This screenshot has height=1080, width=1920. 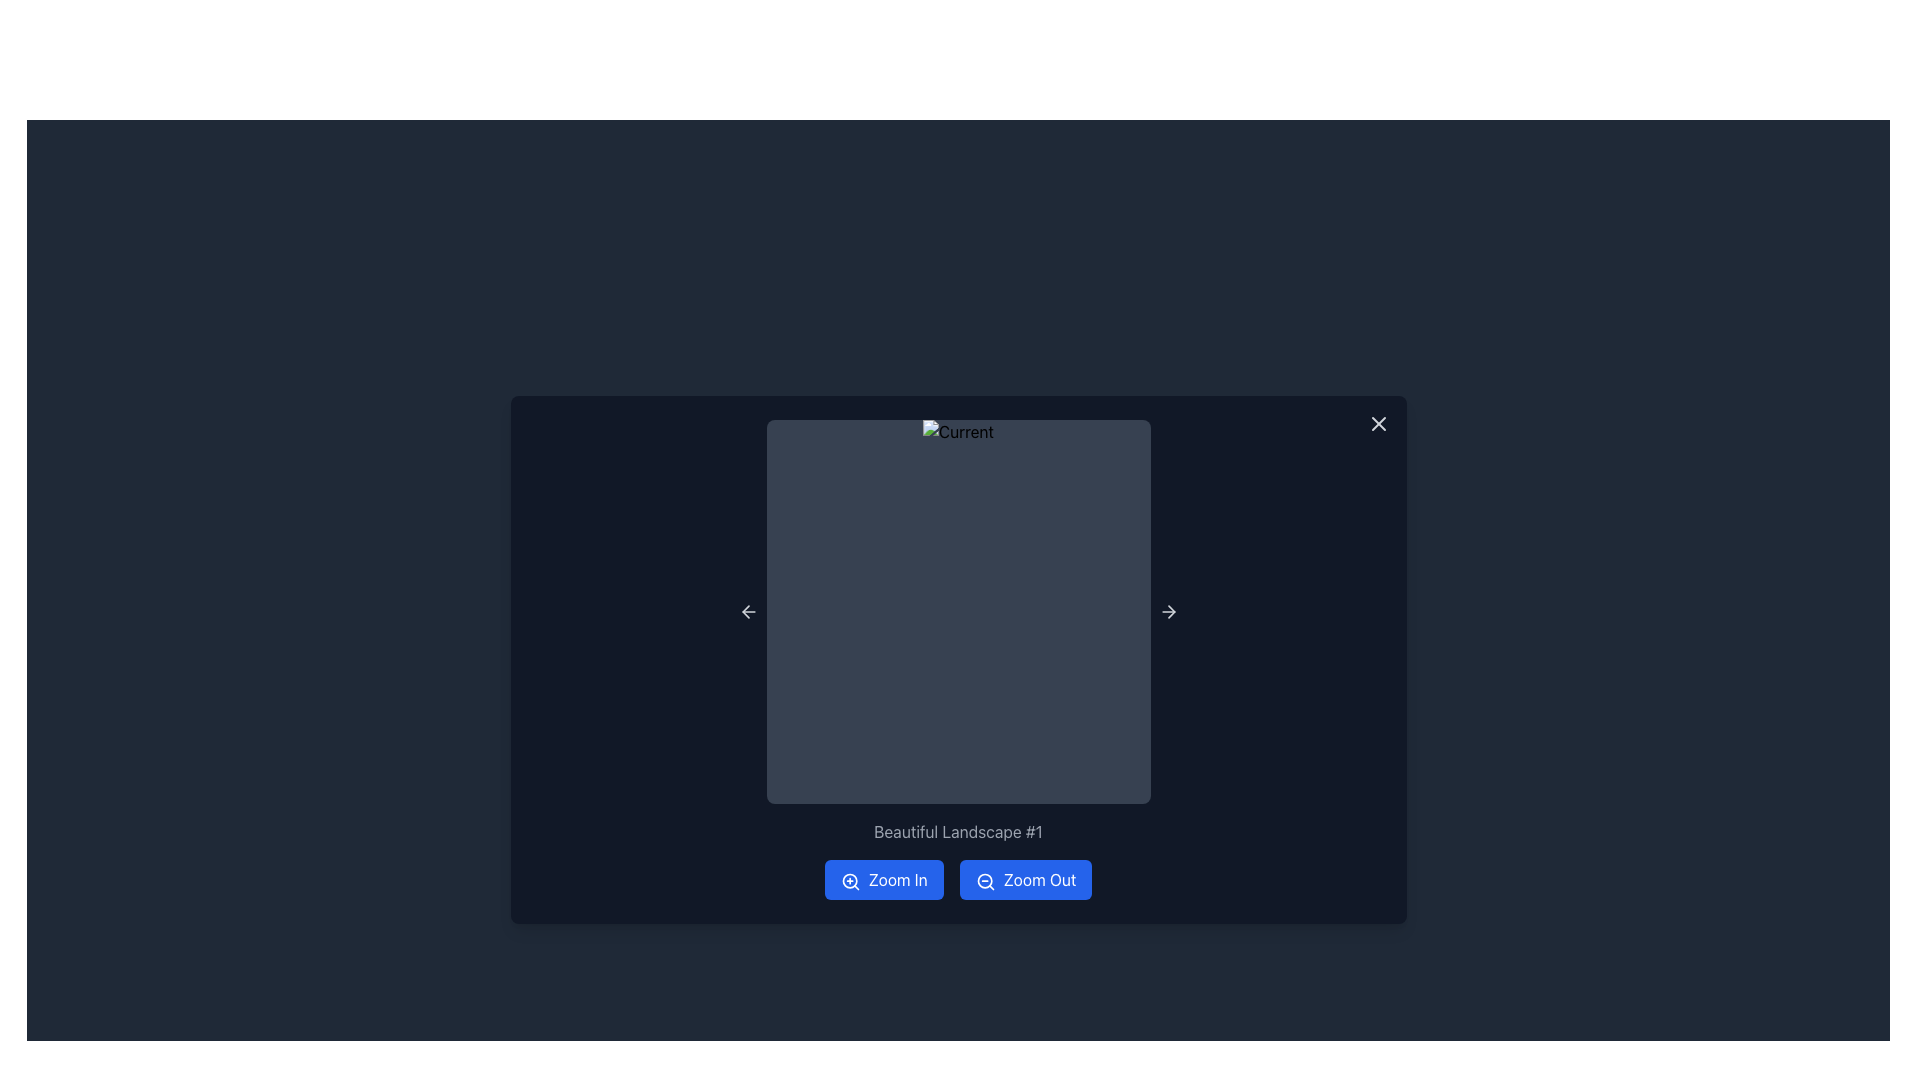 I want to click on the right-pointing arrow icon button located on the far right edge of the image viewer interface, so click(x=1168, y=611).